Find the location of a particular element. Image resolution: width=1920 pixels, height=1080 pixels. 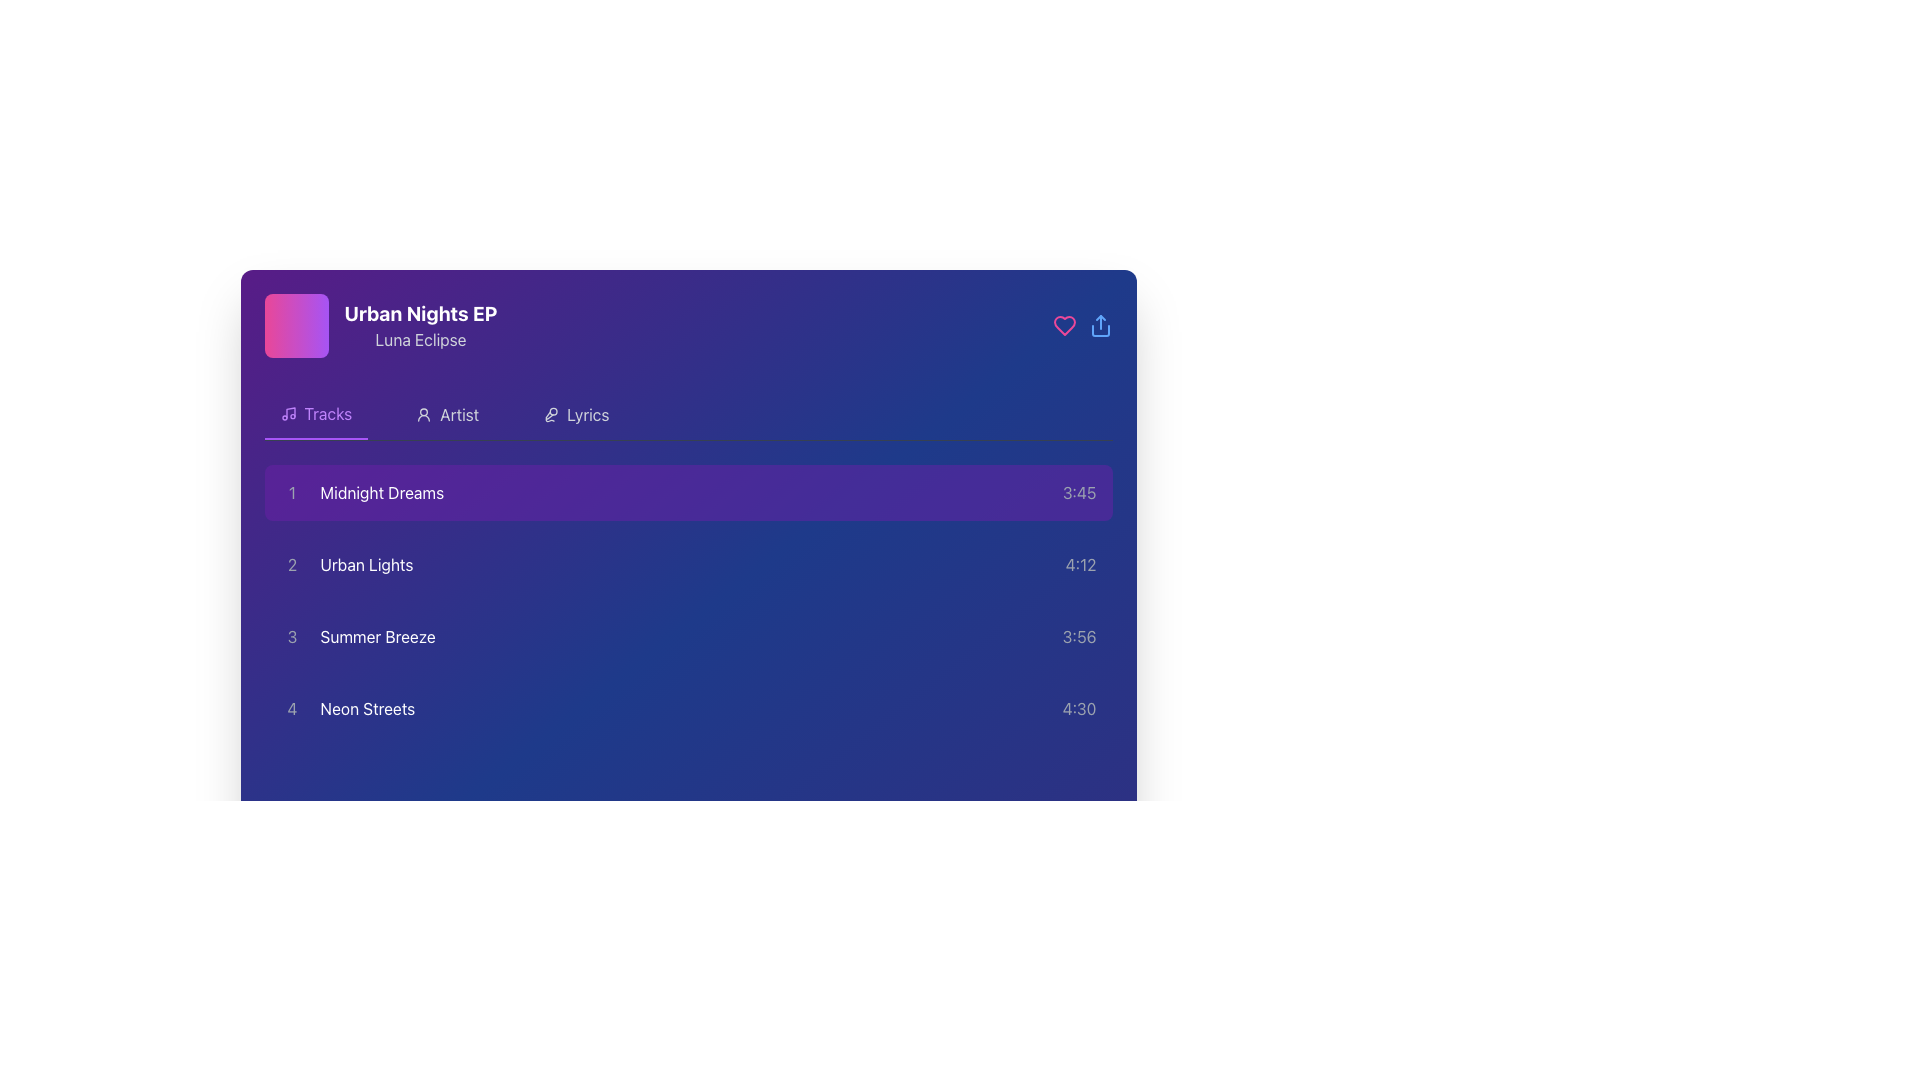

the text label that represents the title of the currently selected music track in the playlist to trigger a tooltip or effect is located at coordinates (382, 493).